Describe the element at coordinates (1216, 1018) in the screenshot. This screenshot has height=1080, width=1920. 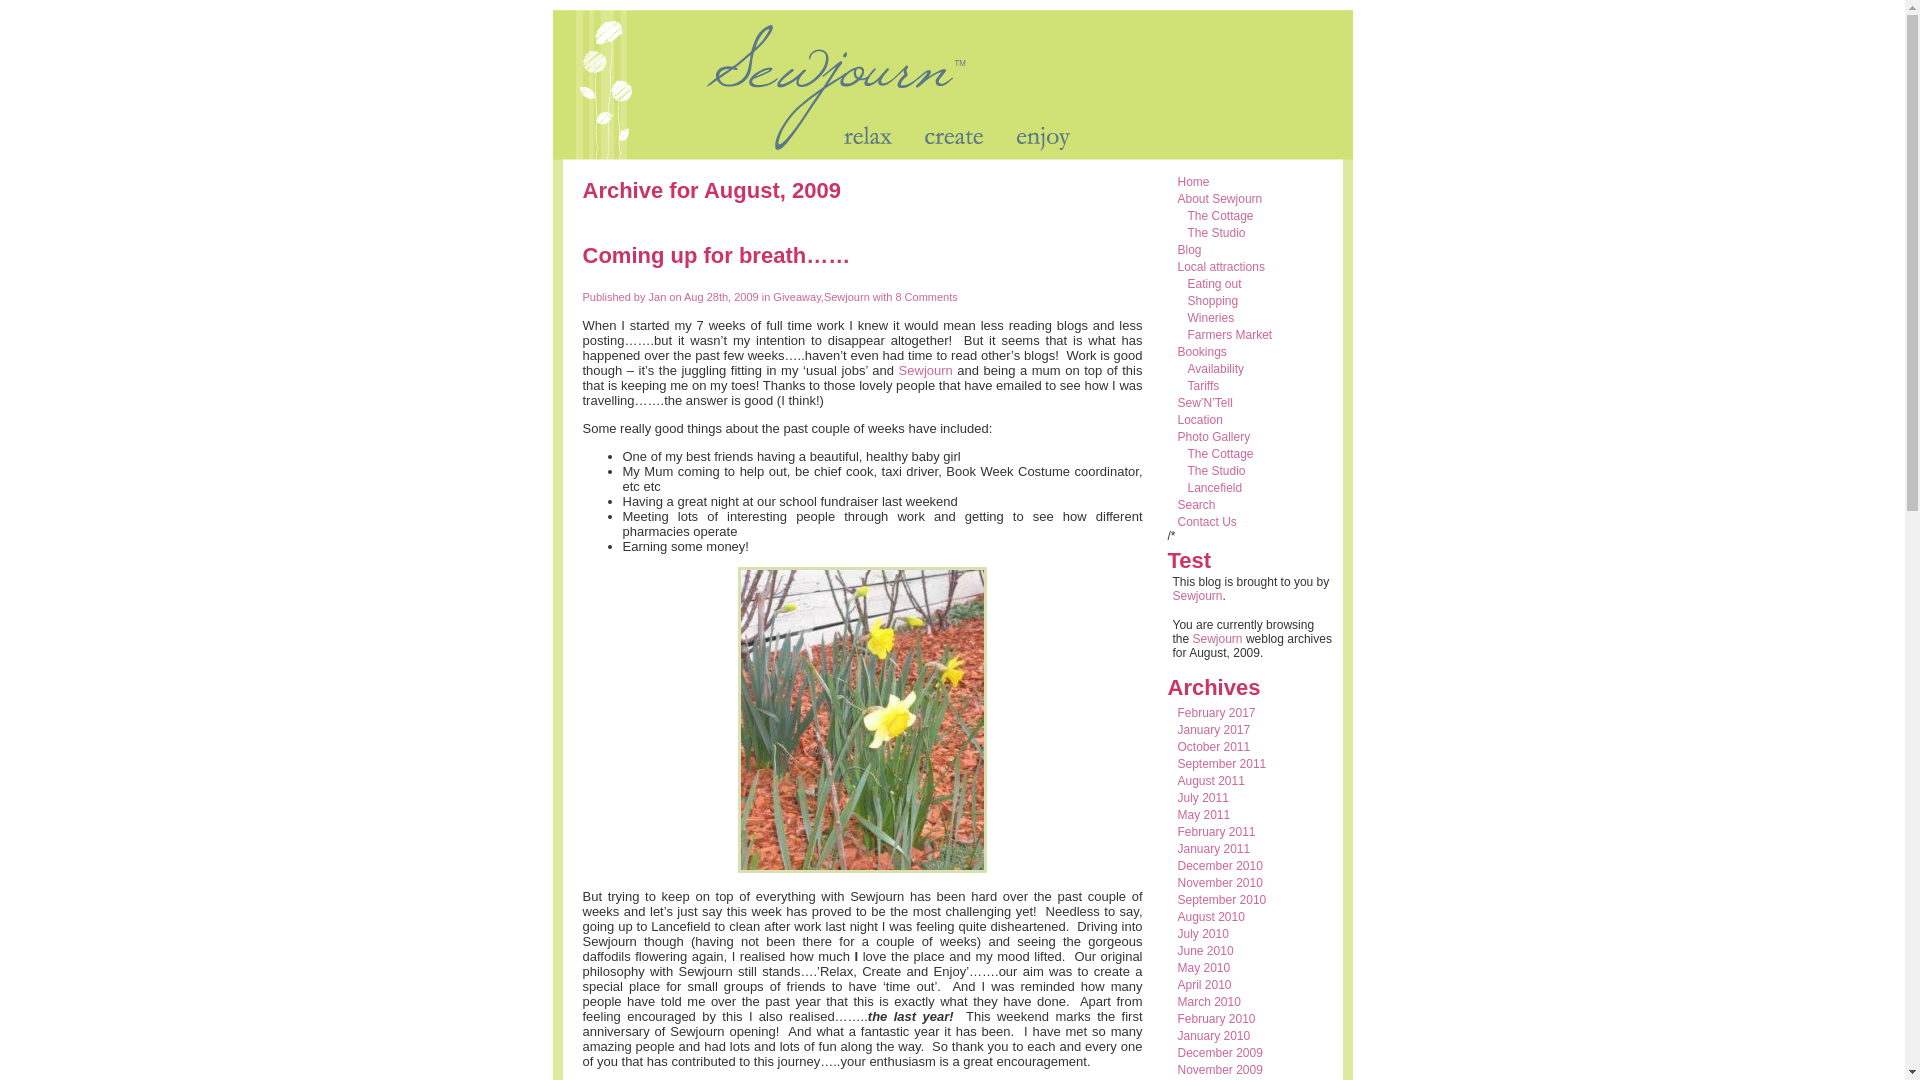
I see `'February 2010'` at that location.